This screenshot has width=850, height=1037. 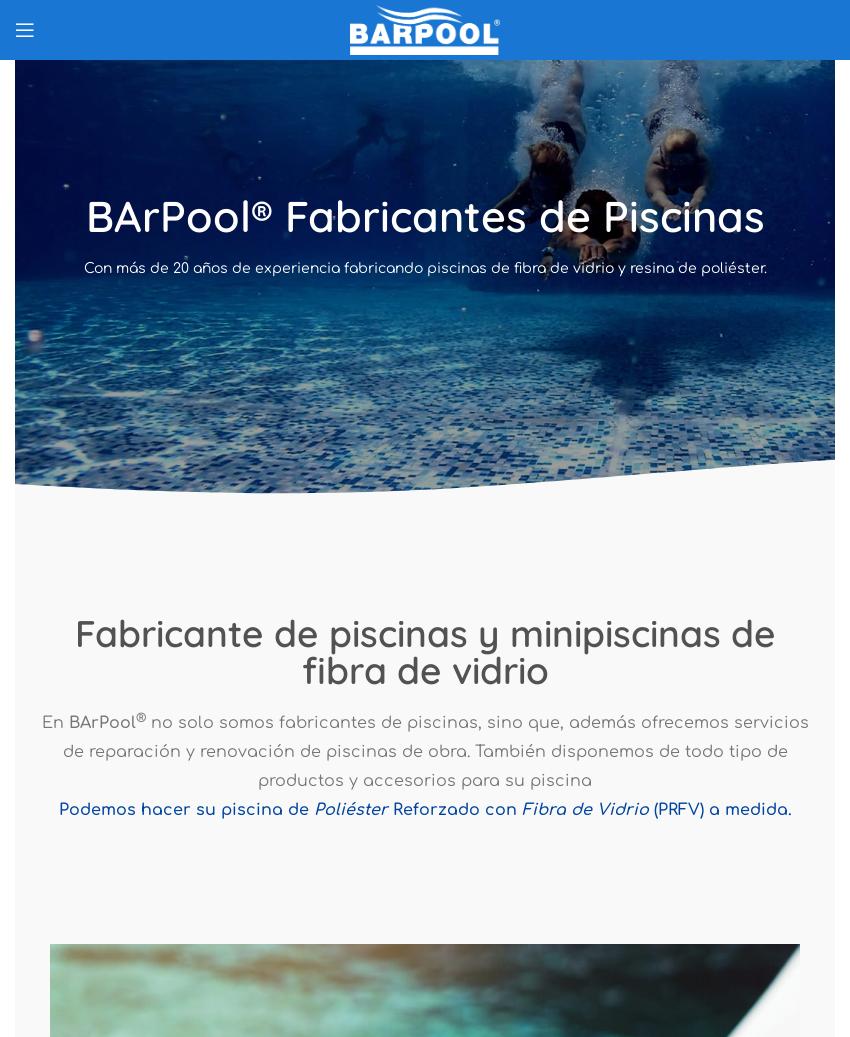 What do you see at coordinates (424, 651) in the screenshot?
I see `'Fabricante de piscinas y minipiscinas de fibra de vidrio'` at bounding box center [424, 651].